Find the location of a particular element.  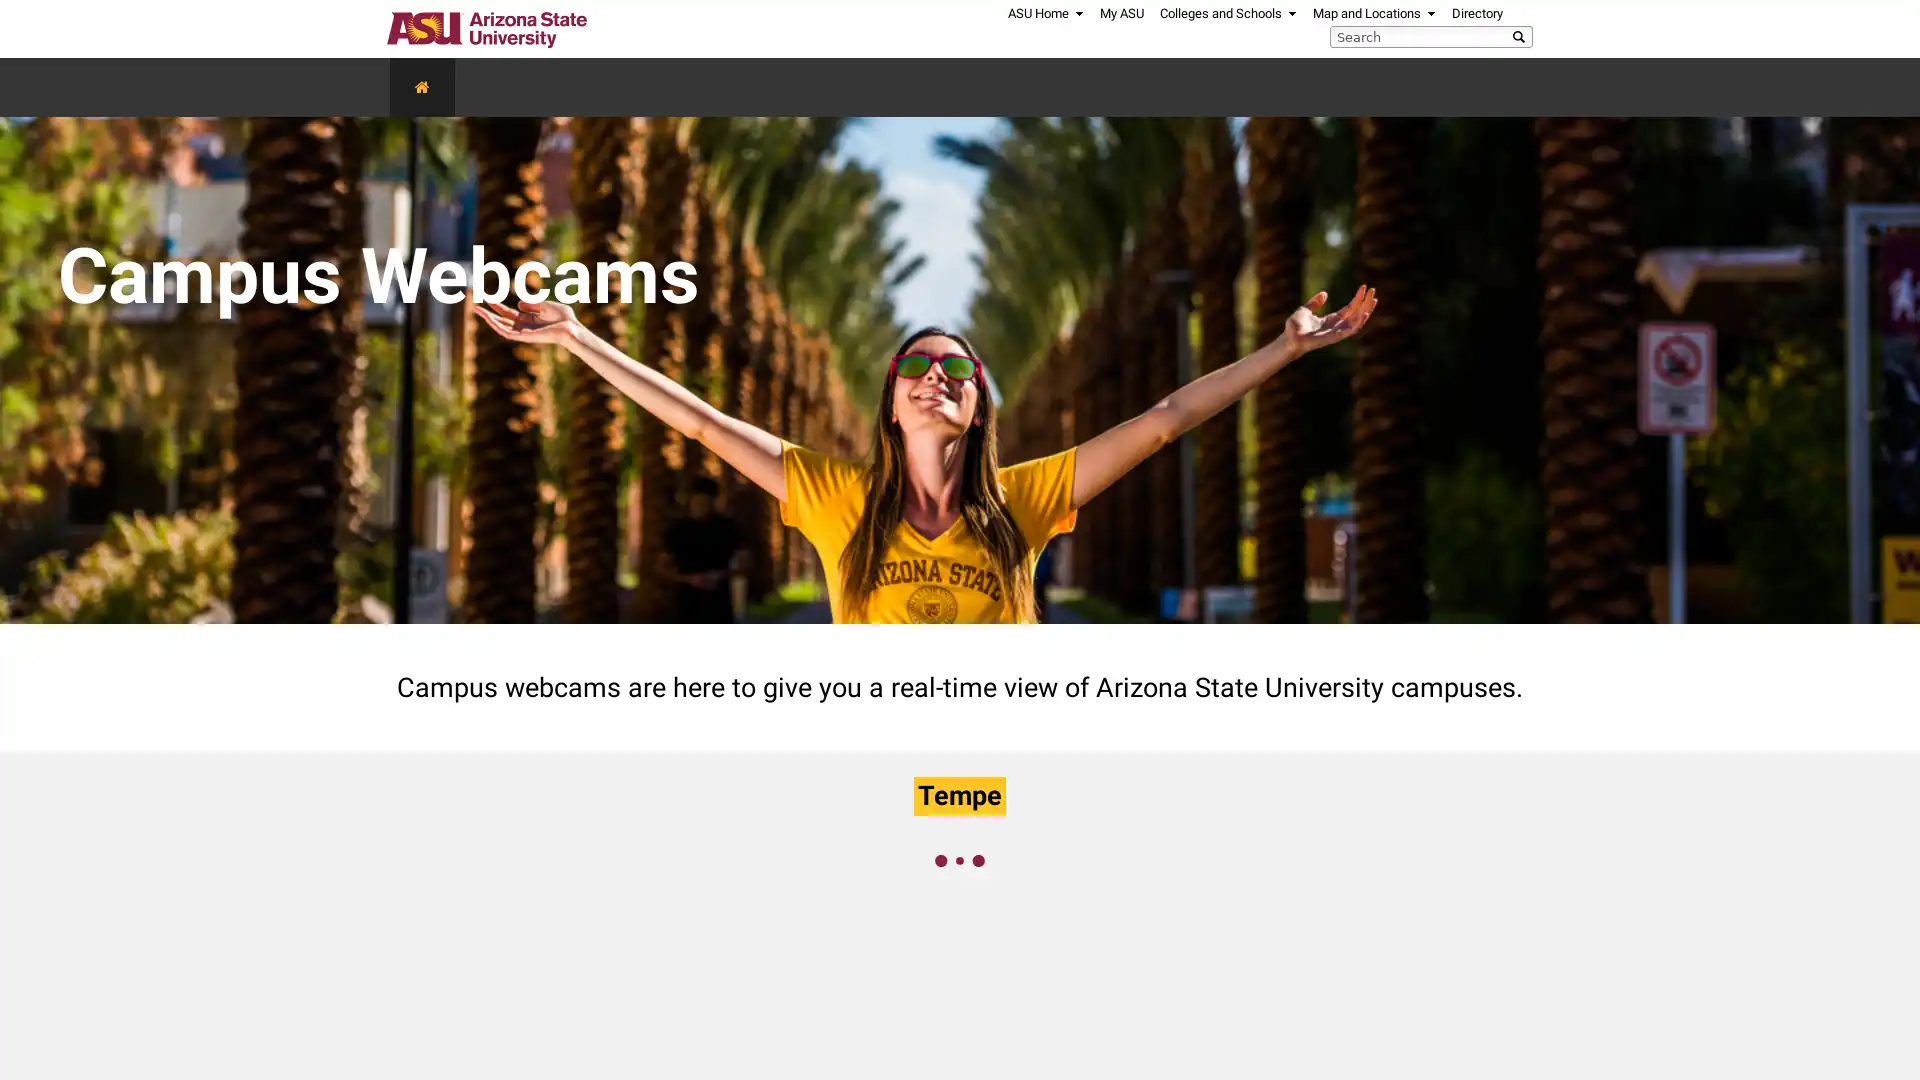

Search is located at coordinates (1521, 35).